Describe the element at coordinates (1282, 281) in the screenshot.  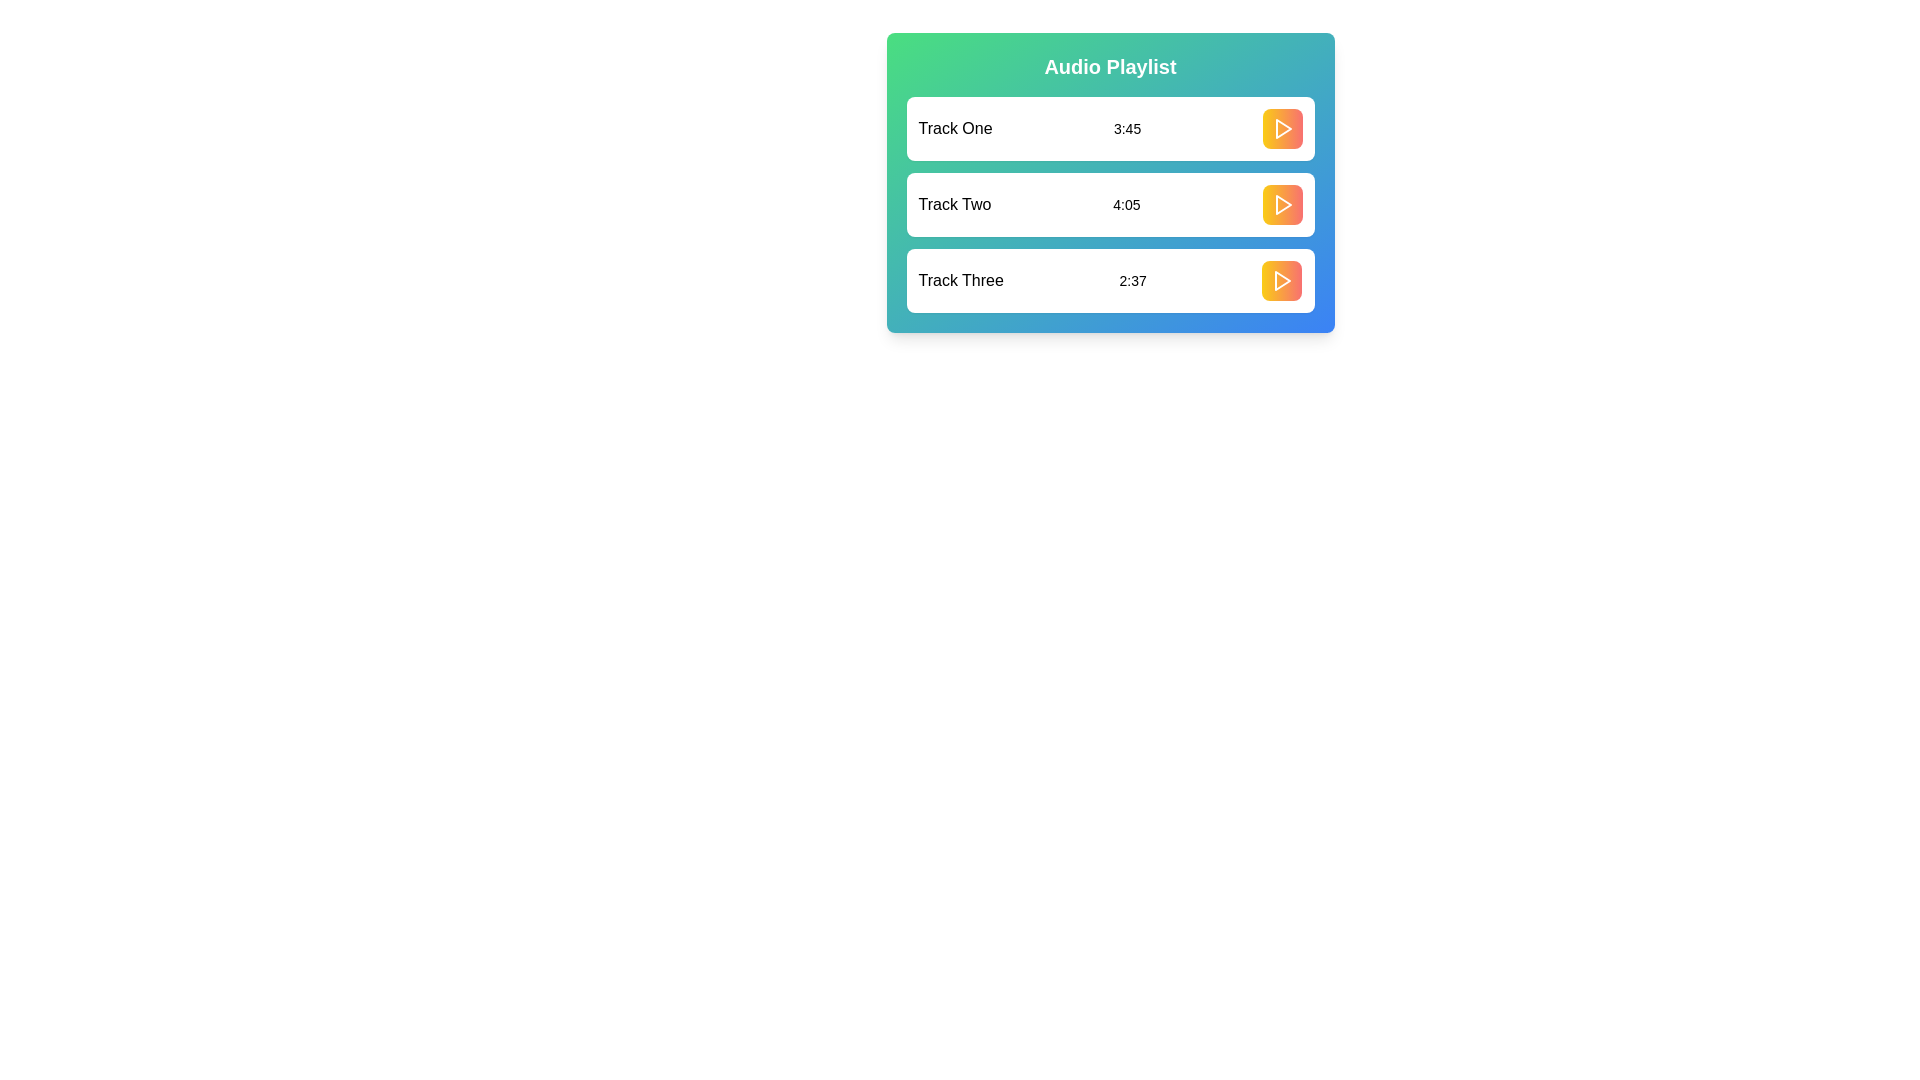
I see `the triangular play icon button located` at that location.